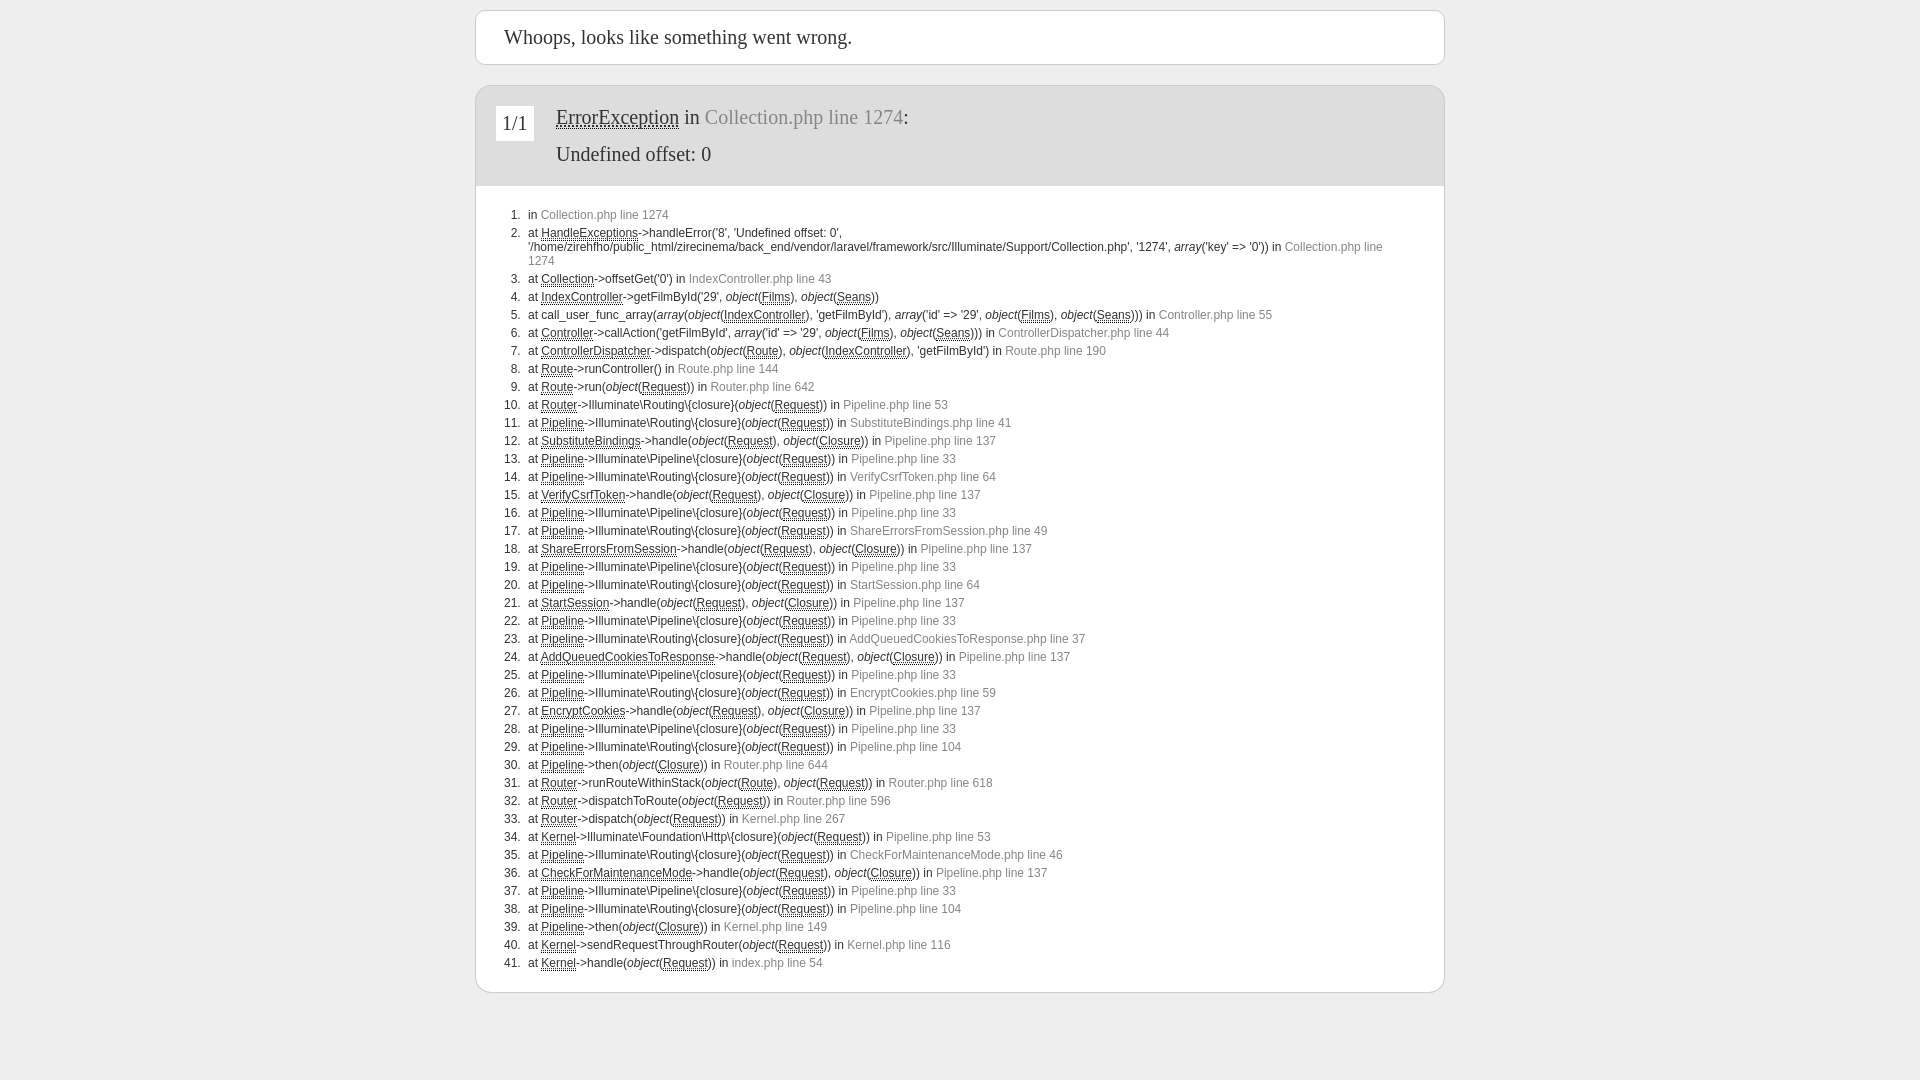  I want to click on 'ShareErrorsFromSession.php line 49', so click(947, 530).